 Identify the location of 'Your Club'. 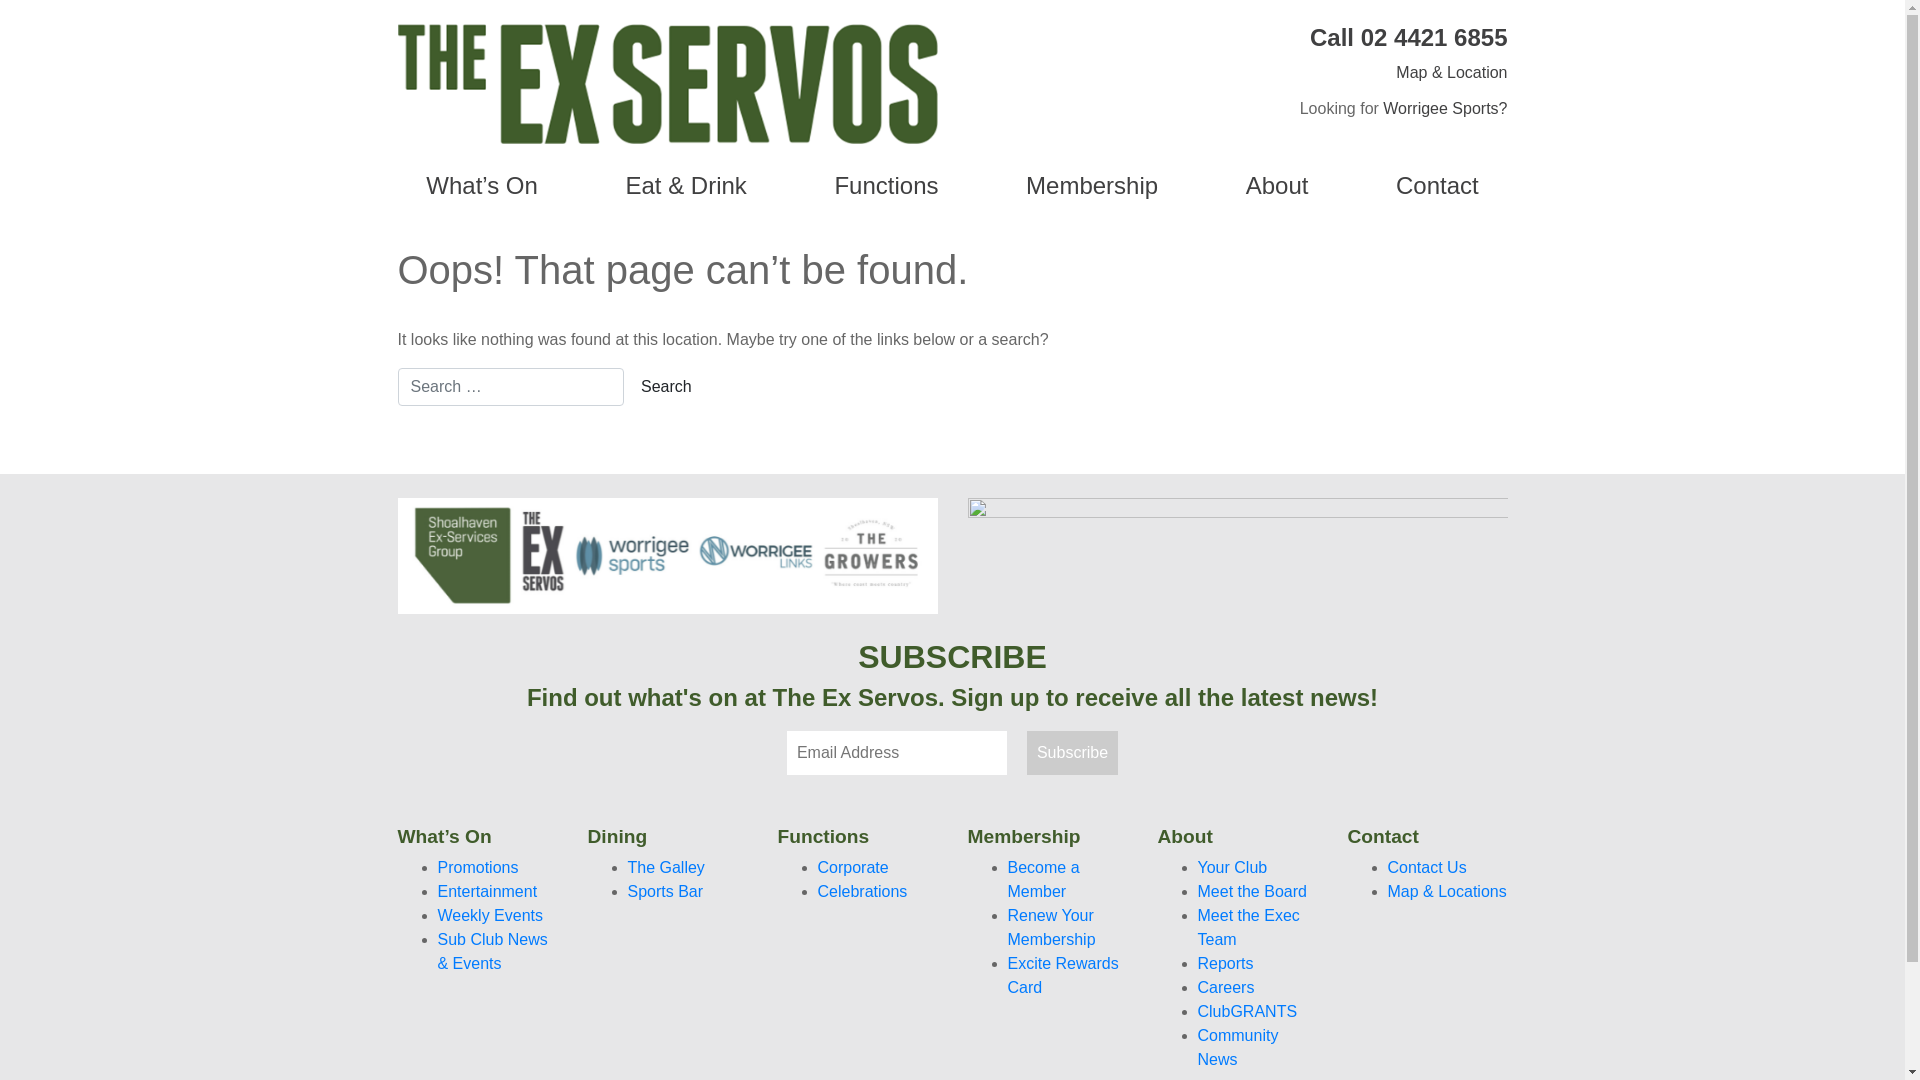
(1232, 866).